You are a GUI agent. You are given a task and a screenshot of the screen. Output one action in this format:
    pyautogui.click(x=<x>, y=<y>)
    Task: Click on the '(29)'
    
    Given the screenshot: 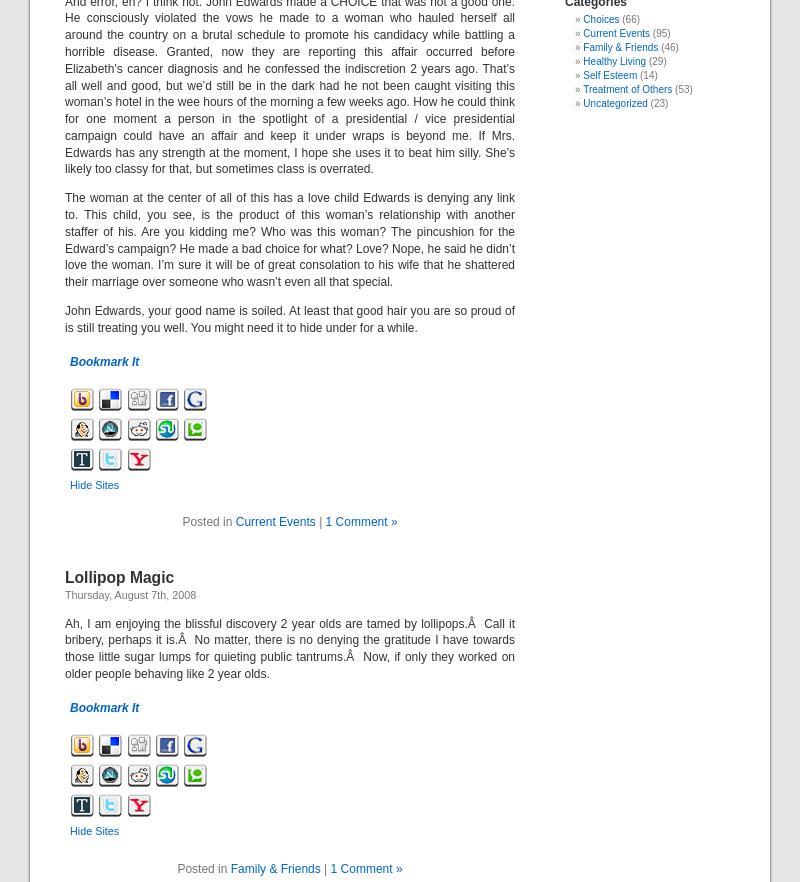 What is the action you would take?
    pyautogui.click(x=655, y=60)
    